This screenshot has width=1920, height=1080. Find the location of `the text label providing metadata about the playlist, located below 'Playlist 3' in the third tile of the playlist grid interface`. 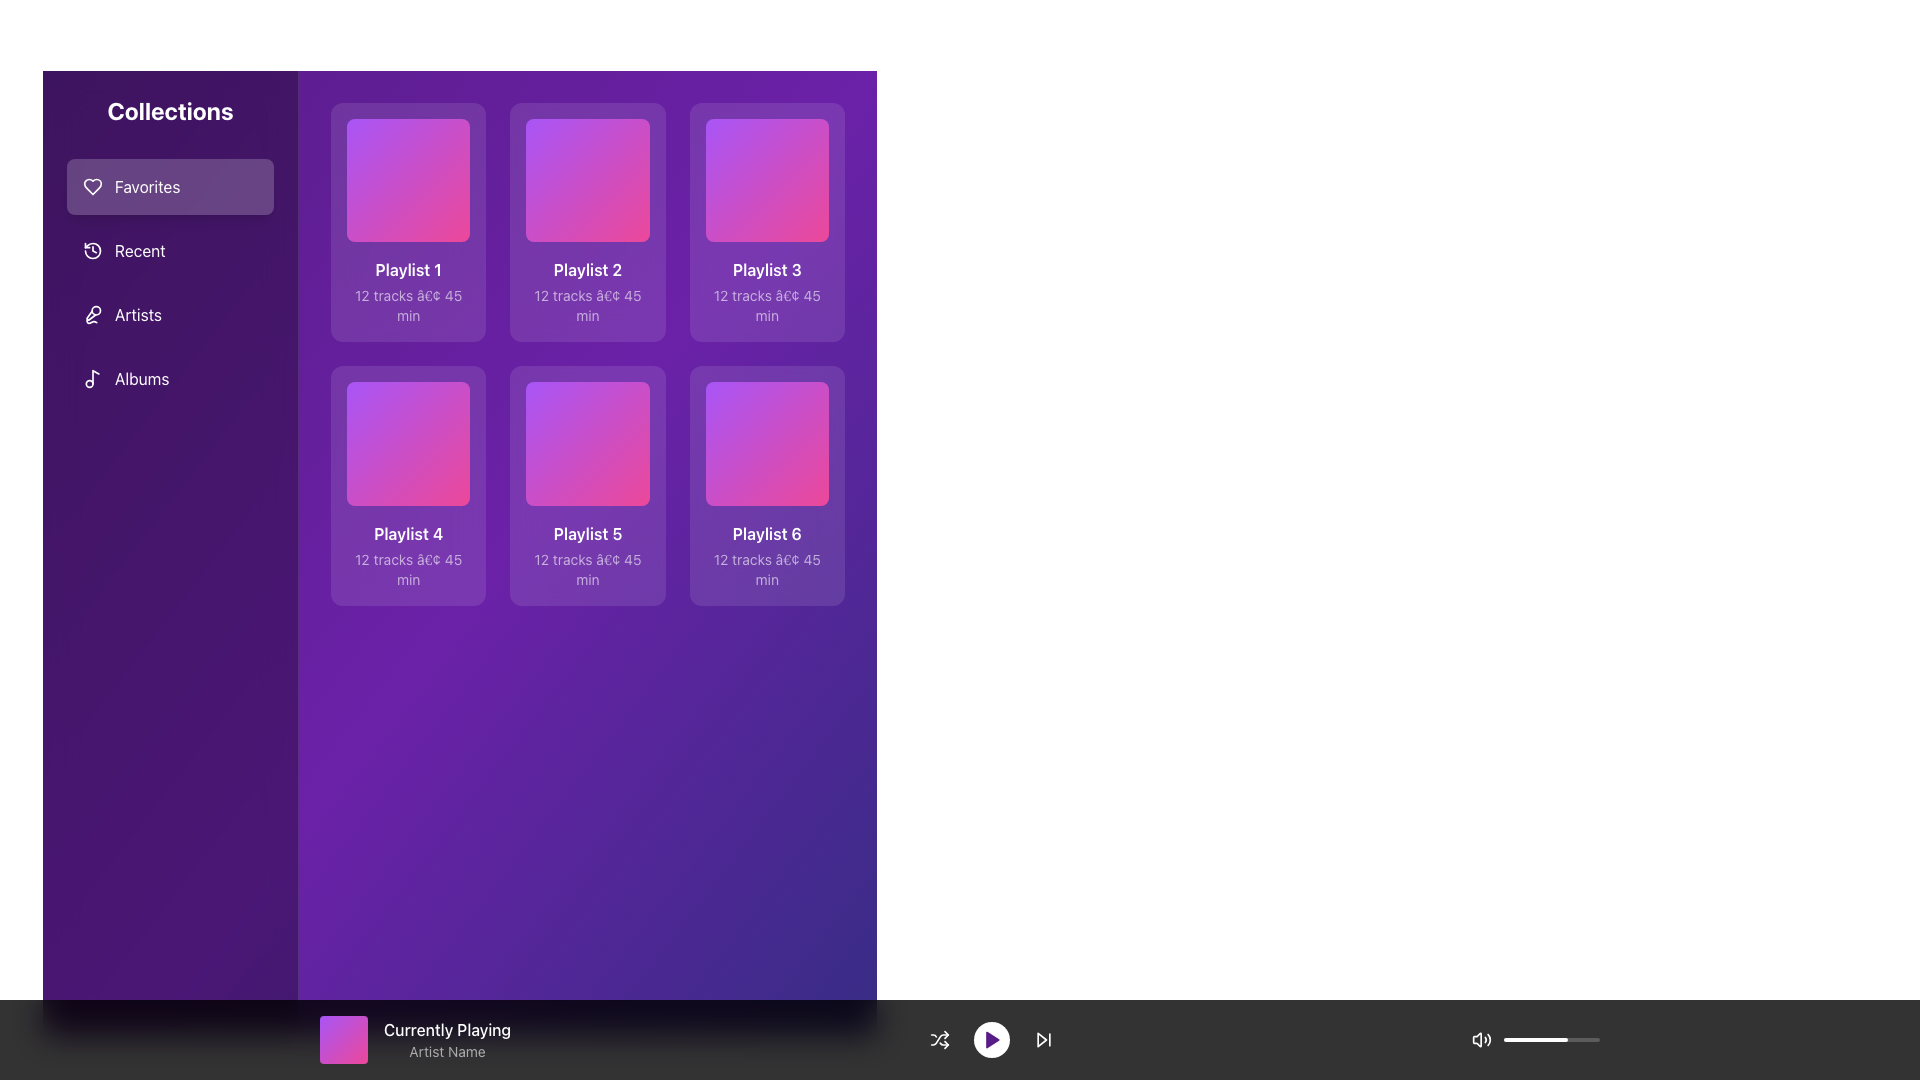

the text label providing metadata about the playlist, located below 'Playlist 3' in the third tile of the playlist grid interface is located at coordinates (766, 306).